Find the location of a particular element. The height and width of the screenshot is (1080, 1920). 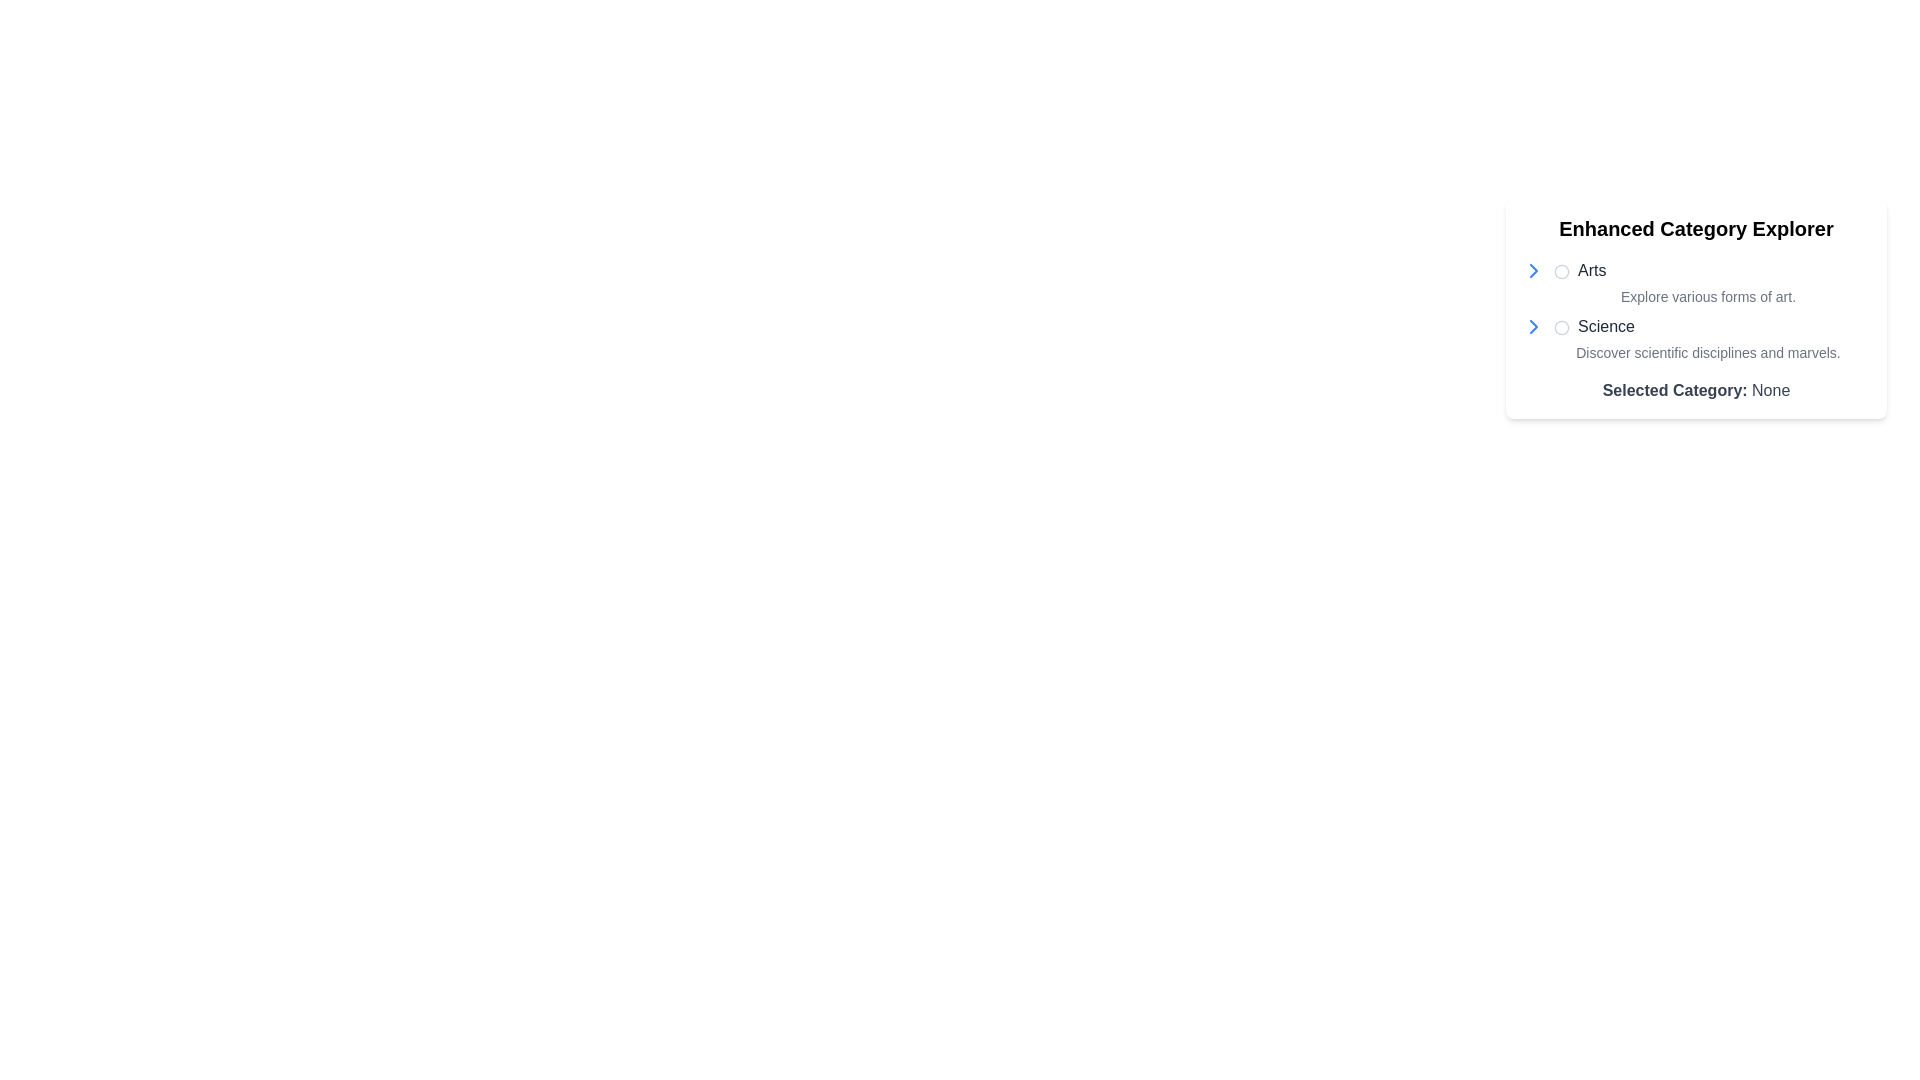

the small, blue chevron arrow icon pointing to the right, located immediately to the left of the text 'Arts', to get focus highlights is located at coordinates (1533, 270).